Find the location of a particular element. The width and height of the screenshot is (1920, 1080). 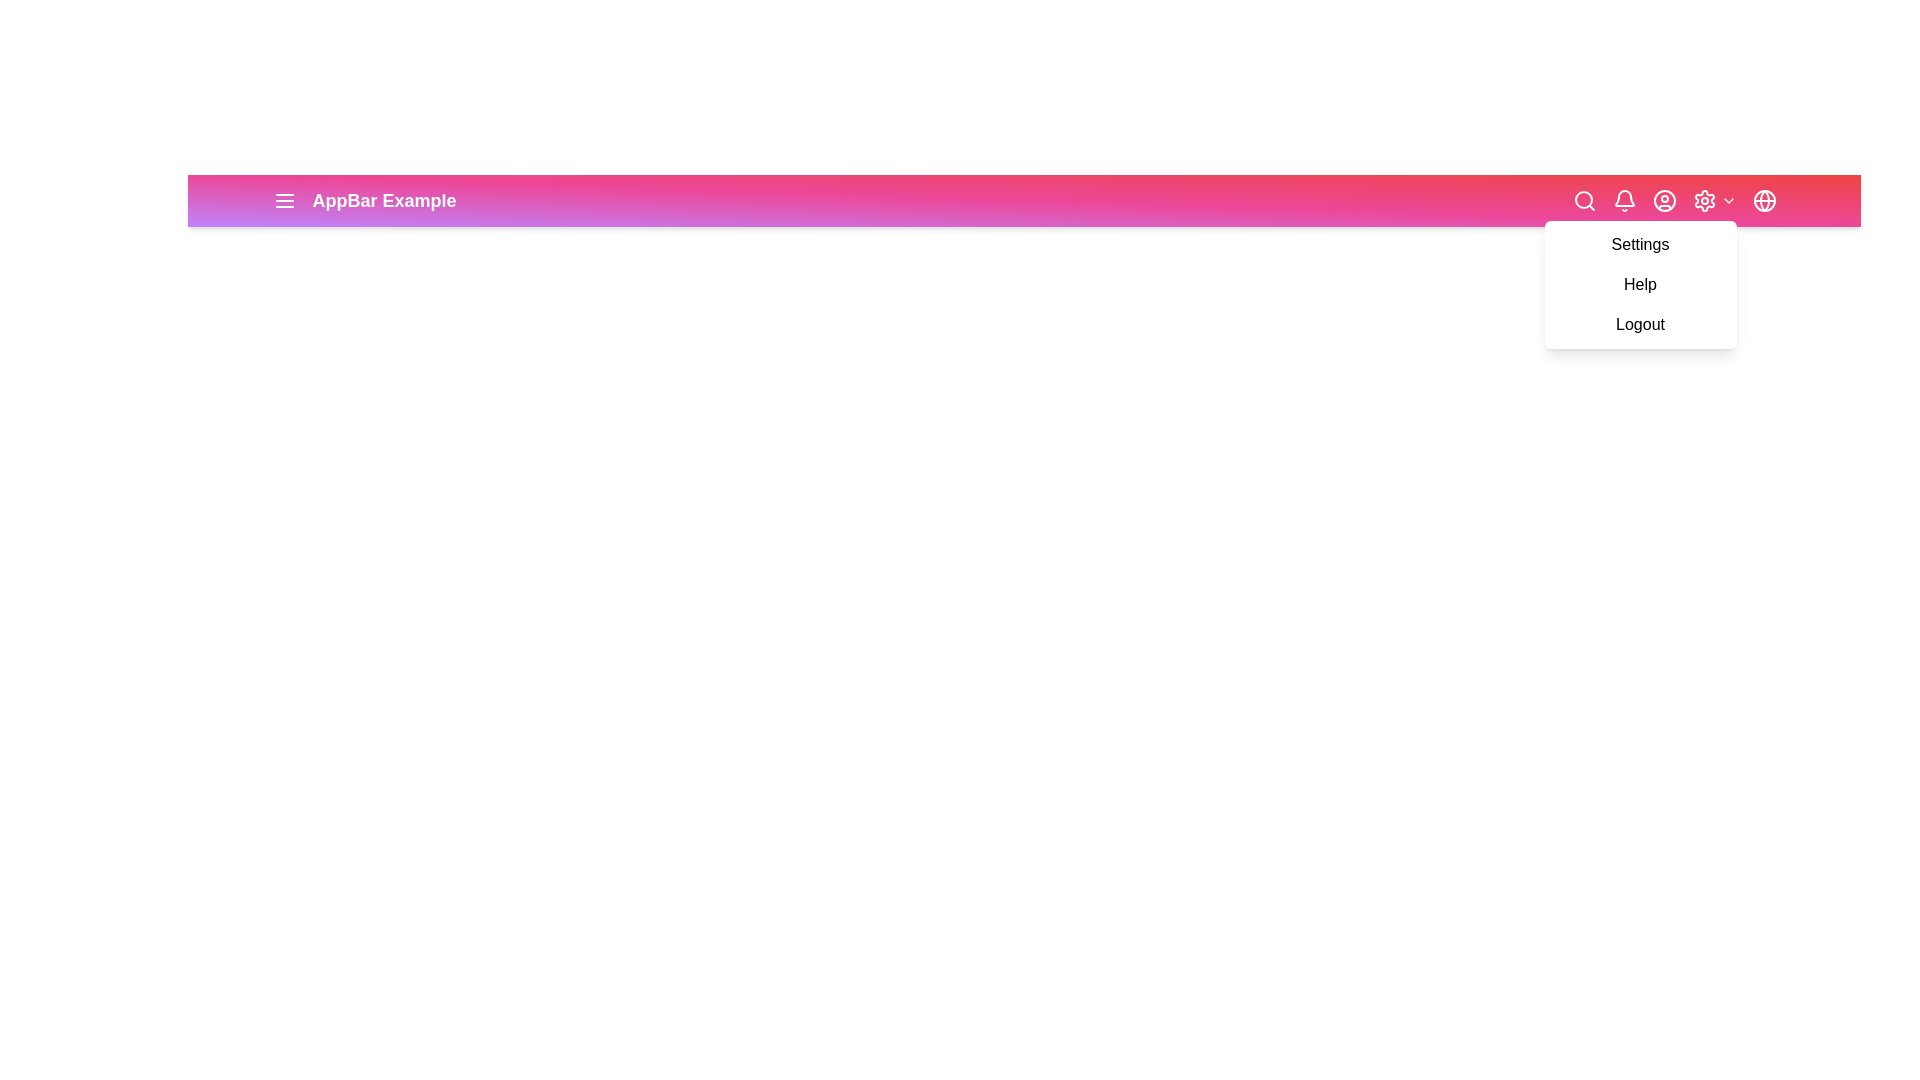

the Logout from the settings dropdown is located at coordinates (1640, 323).